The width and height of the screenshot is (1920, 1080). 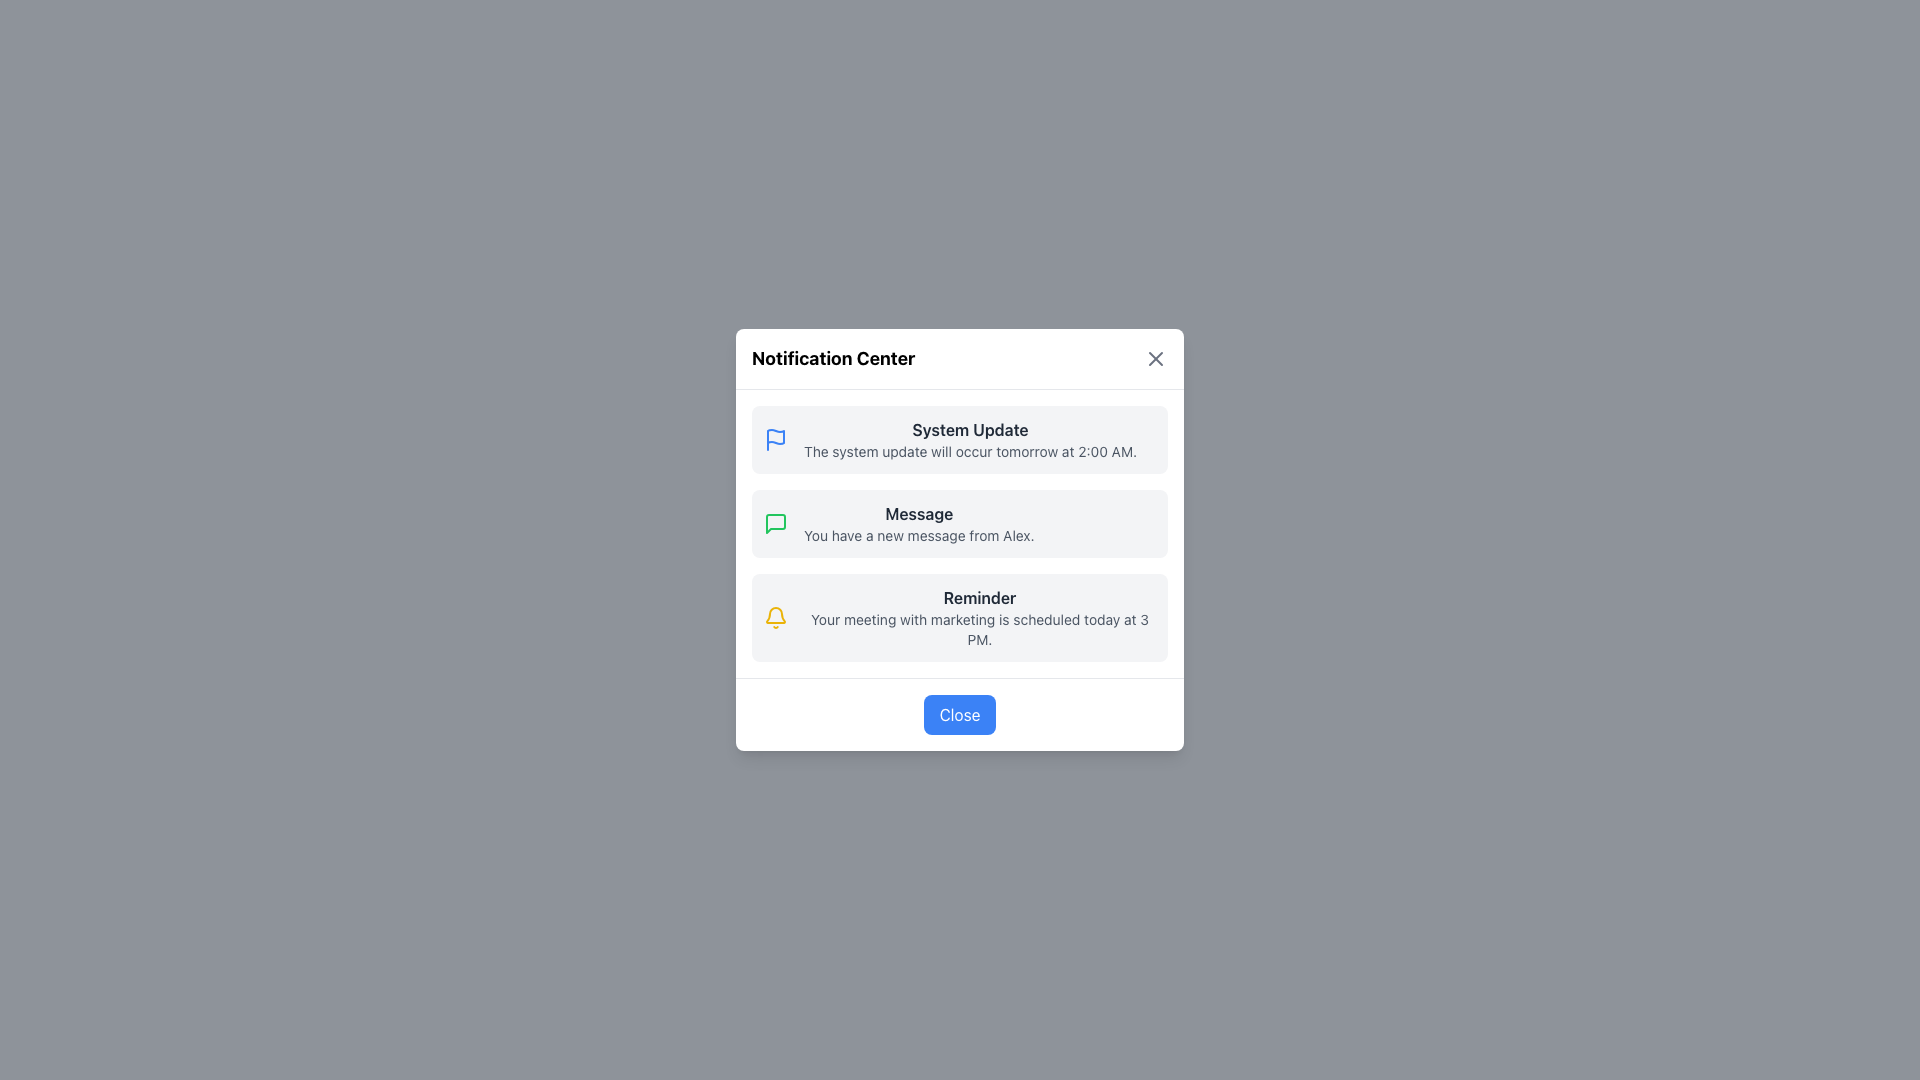 I want to click on the text label displaying 'You have a new message from Alex.', which is located beneath the 'Message' heading in the notification card, so click(x=918, y=535).